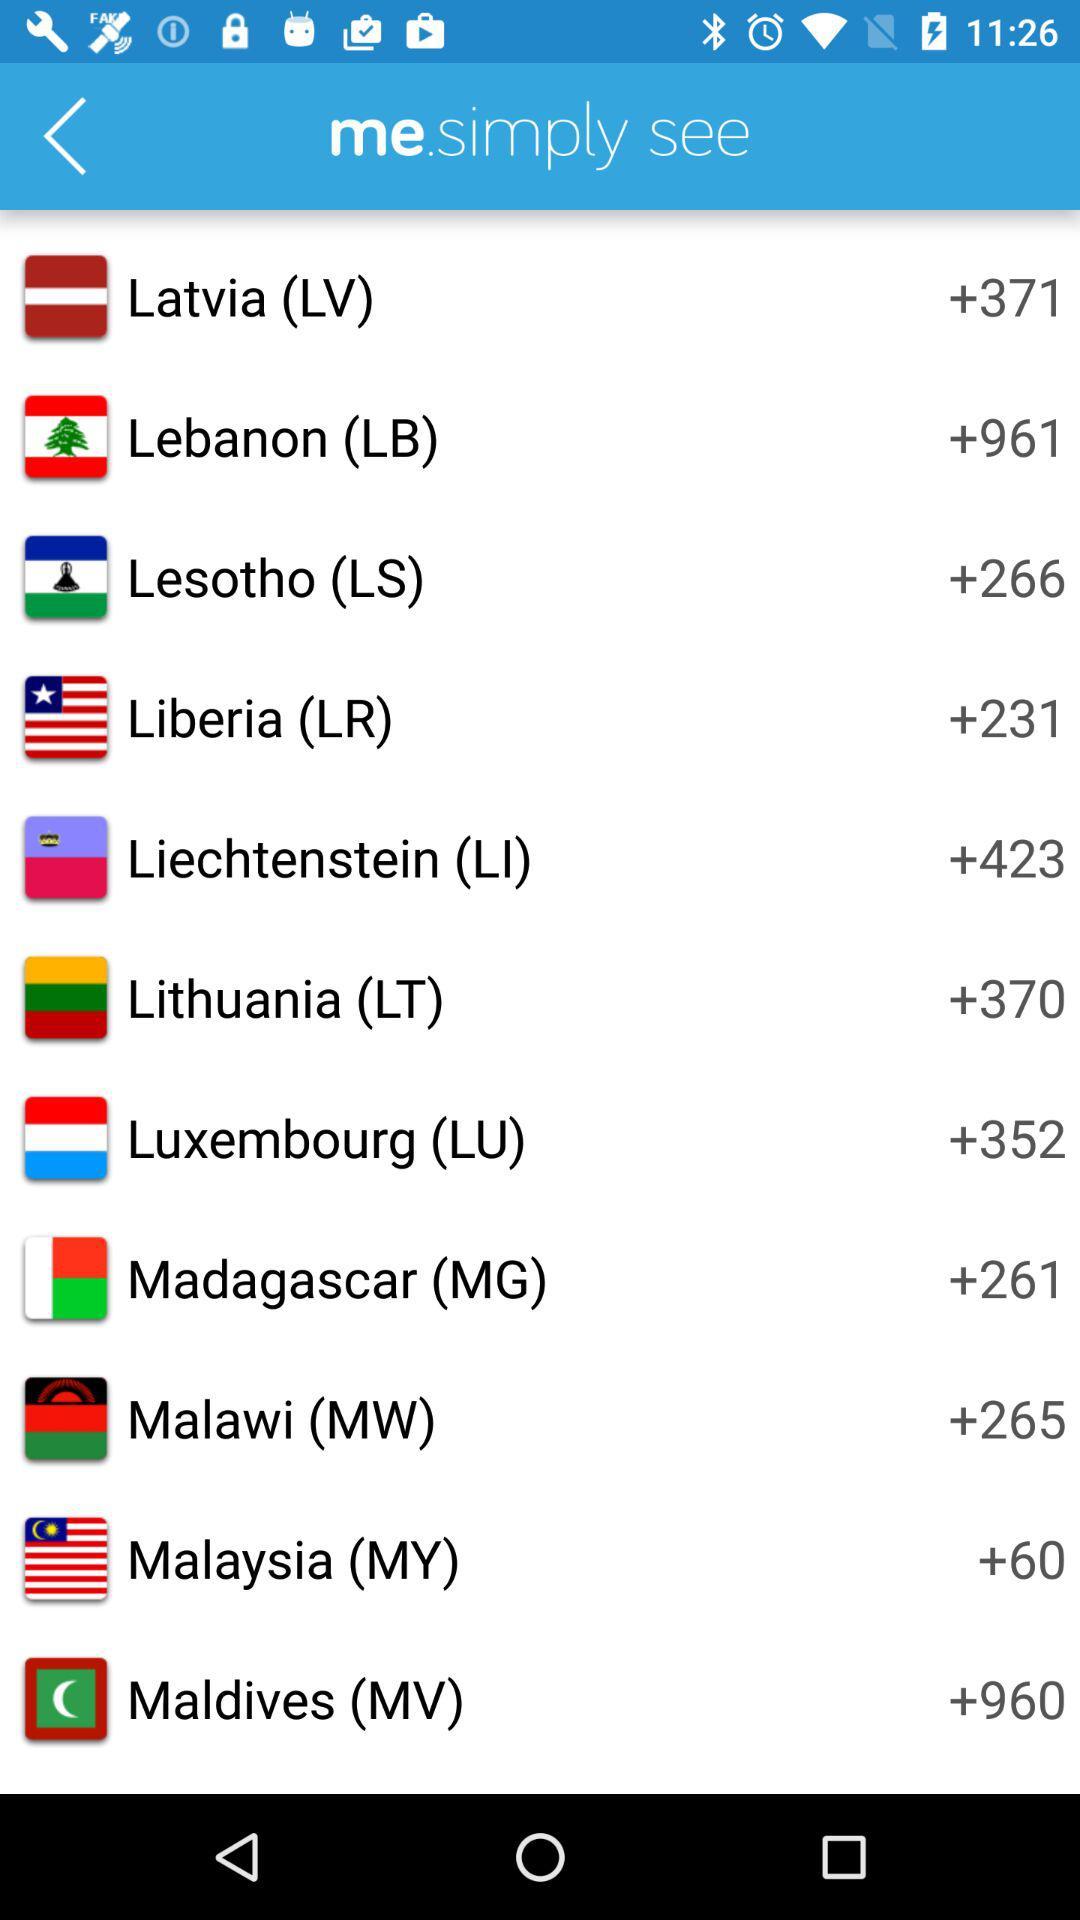 The height and width of the screenshot is (1920, 1080). Describe the element at coordinates (1007, 1137) in the screenshot. I see `item above the +261 icon` at that location.